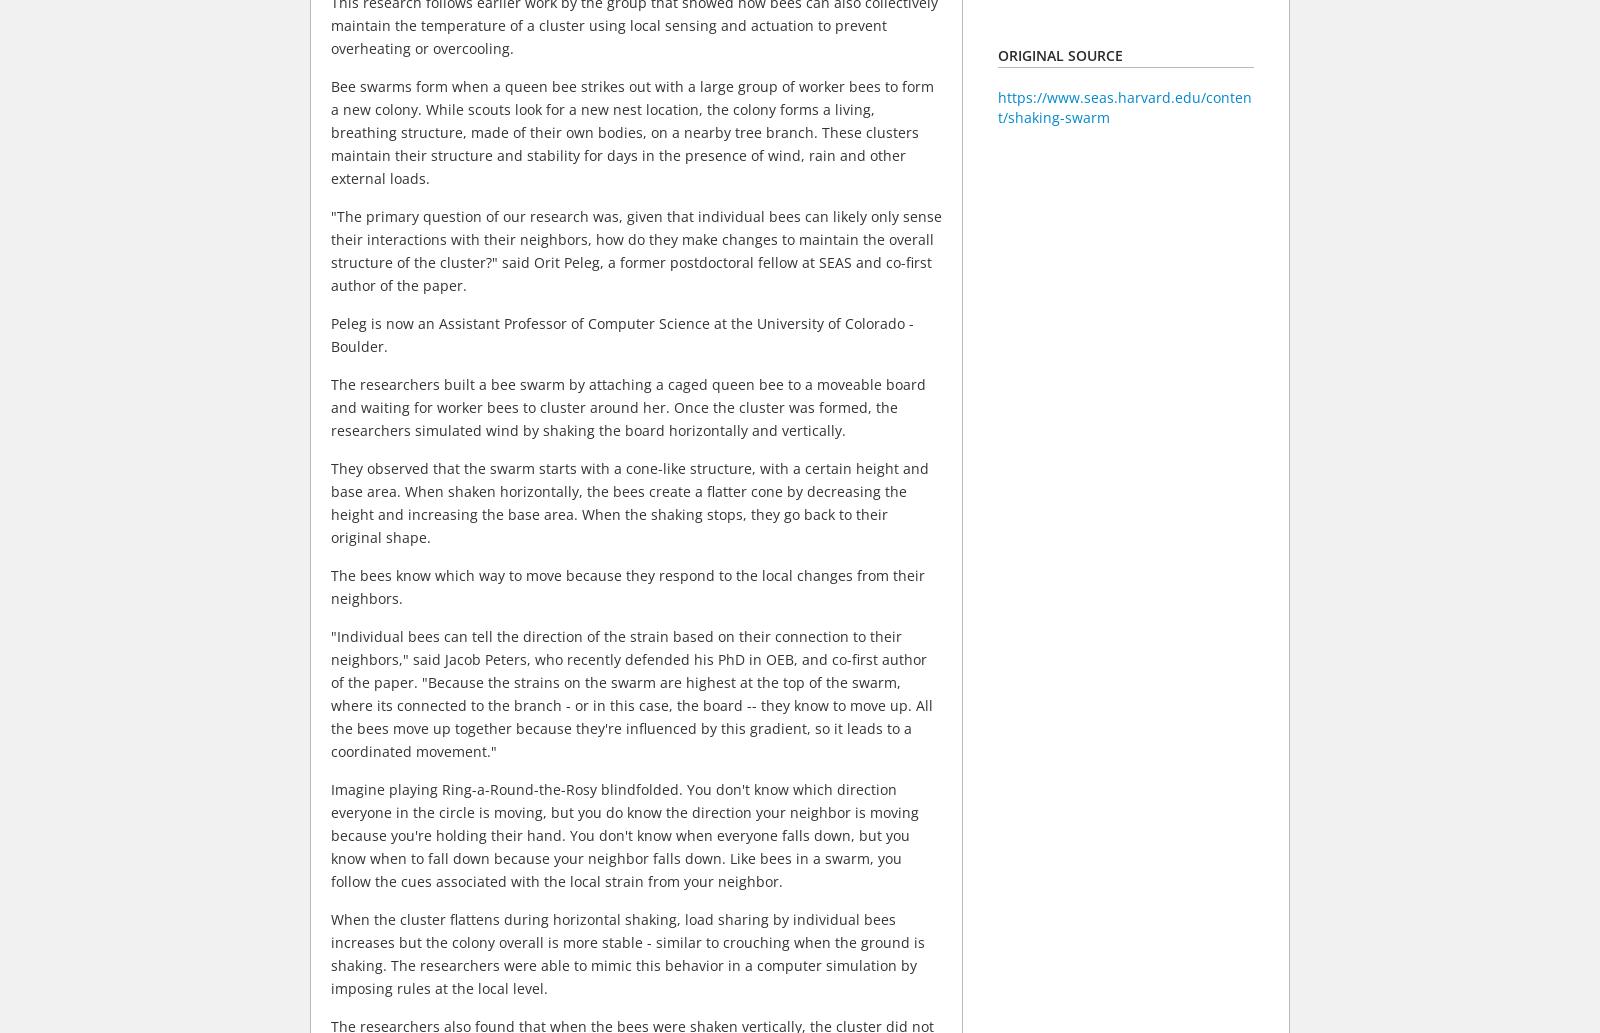 The width and height of the screenshot is (1600, 1033). I want to click on 'https://www.seas.harvard.edu/content/shaking-swarm', so click(1124, 107).